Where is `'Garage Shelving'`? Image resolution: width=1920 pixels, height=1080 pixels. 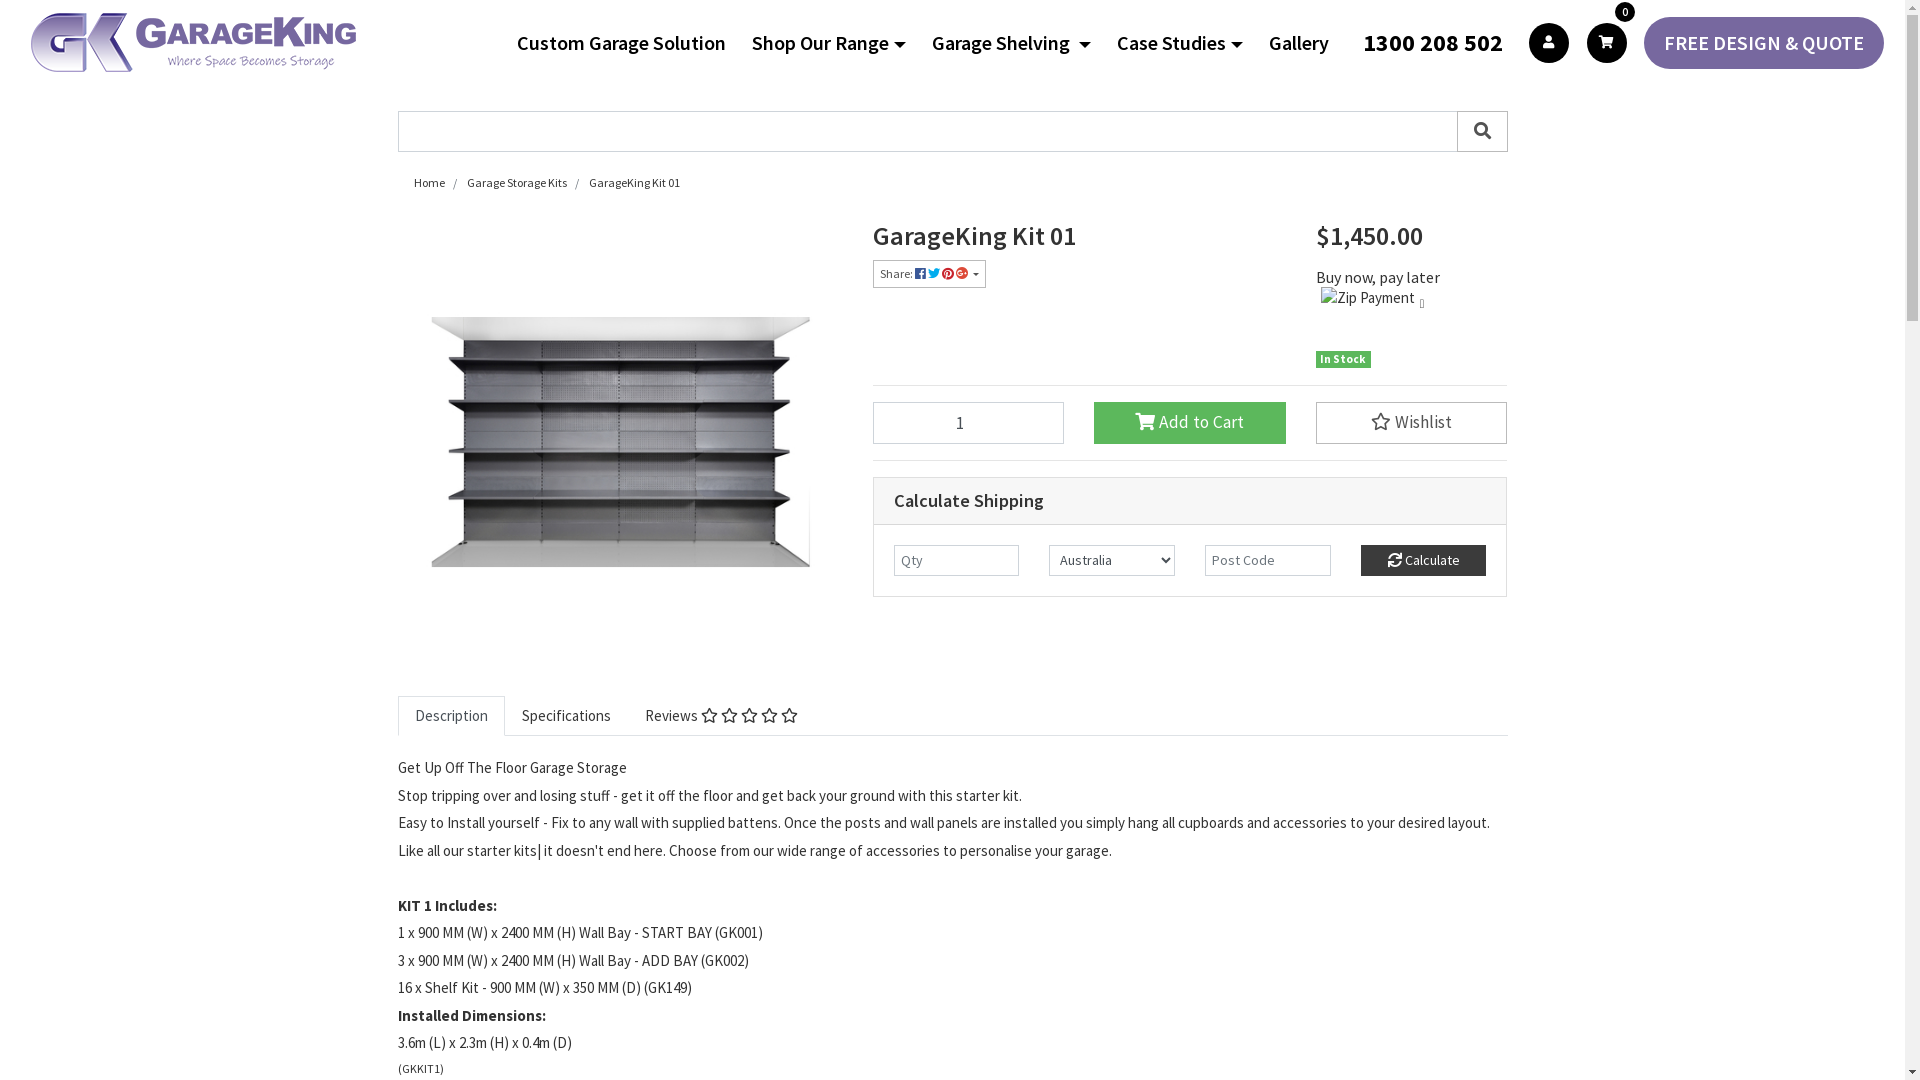
'Garage Shelving' is located at coordinates (1019, 42).